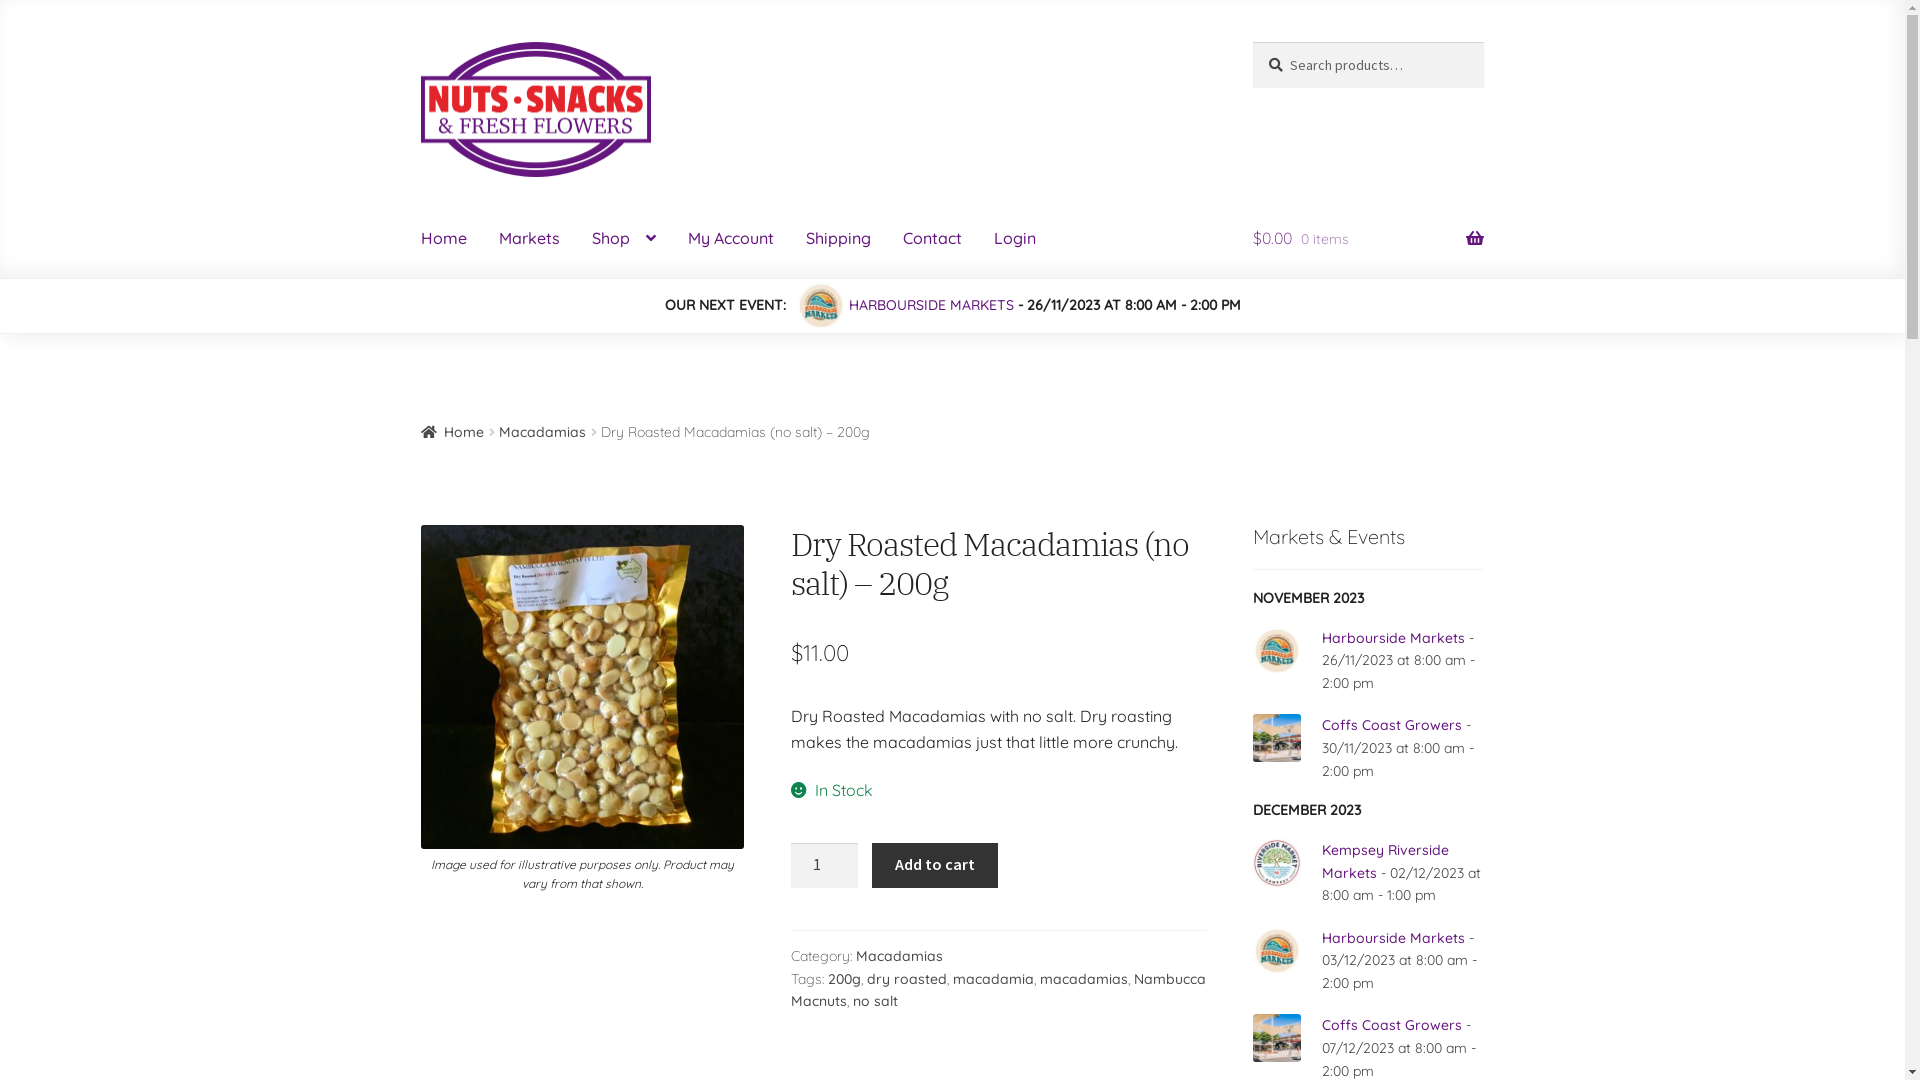 The height and width of the screenshot is (1080, 1920). Describe the element at coordinates (1014, 238) in the screenshot. I see `'Login'` at that location.